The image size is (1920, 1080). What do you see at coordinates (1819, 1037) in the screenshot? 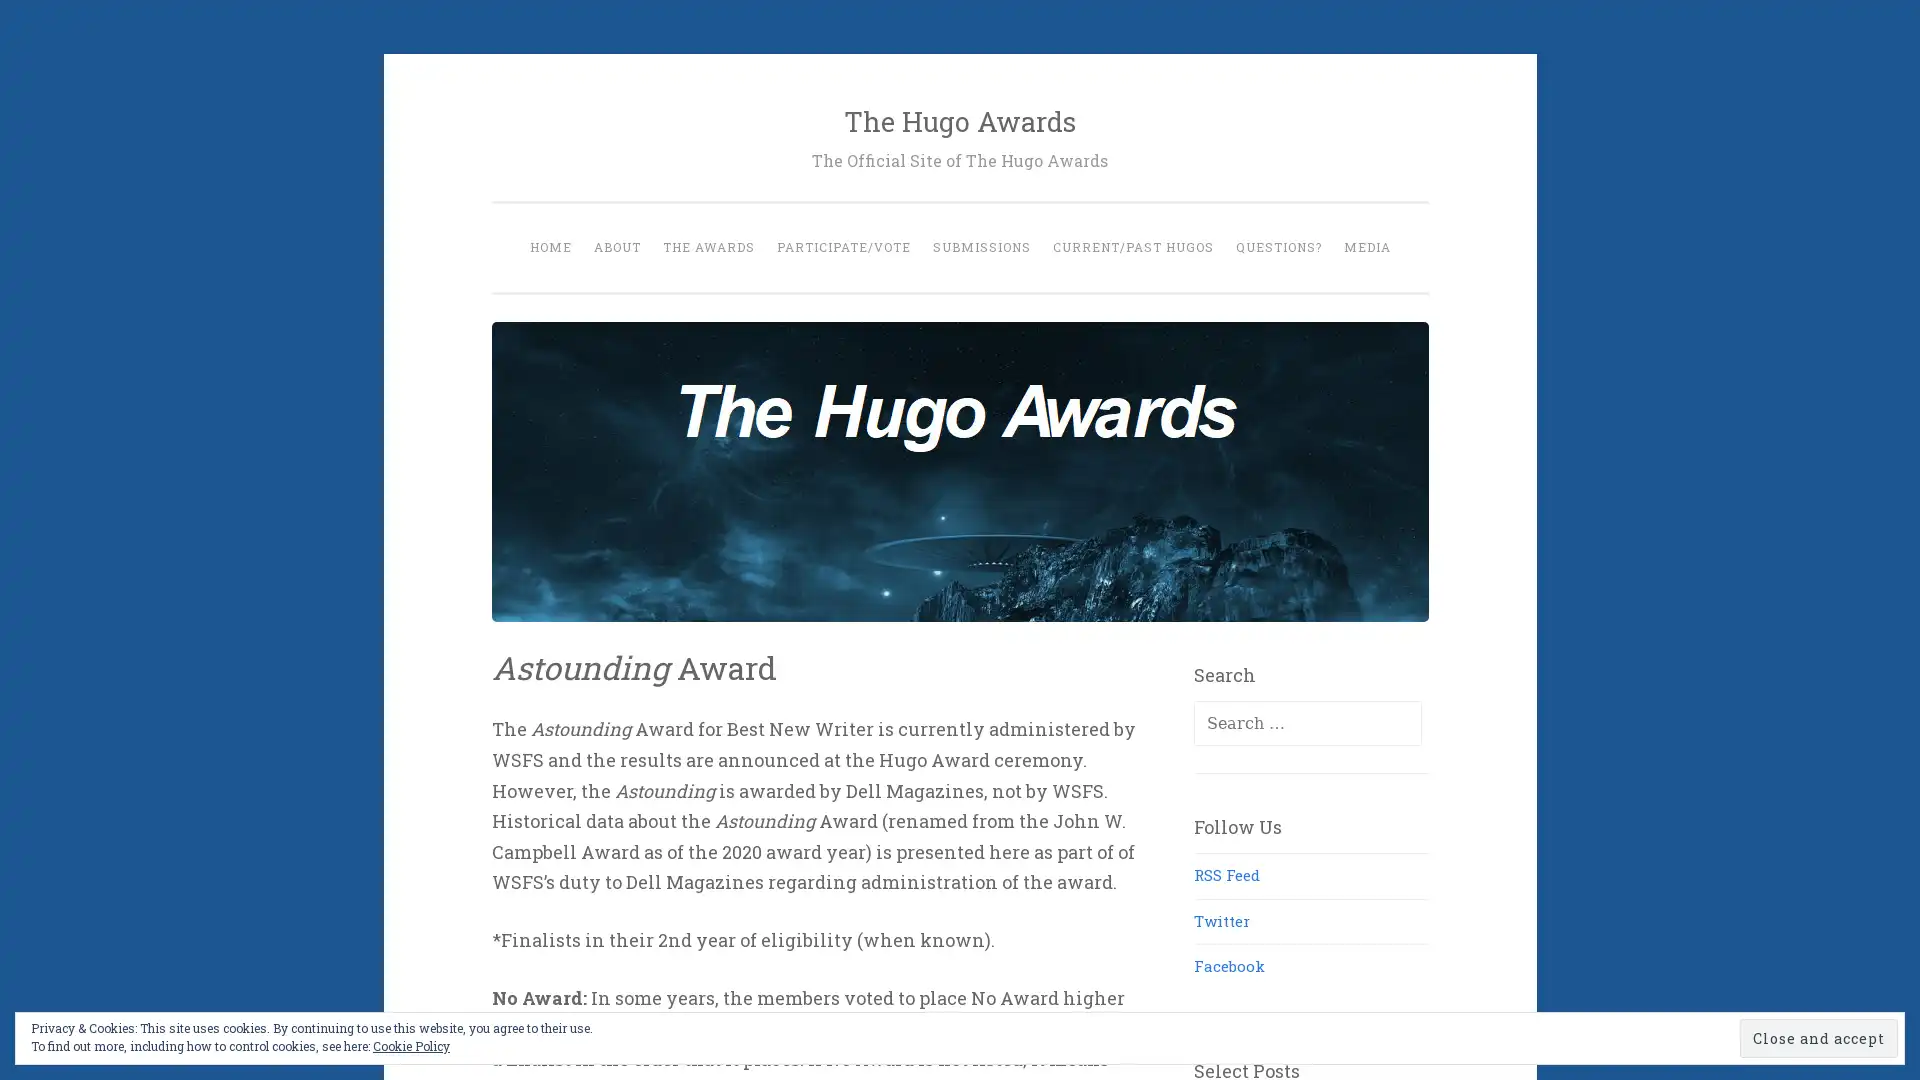
I see `Close and accept` at bounding box center [1819, 1037].